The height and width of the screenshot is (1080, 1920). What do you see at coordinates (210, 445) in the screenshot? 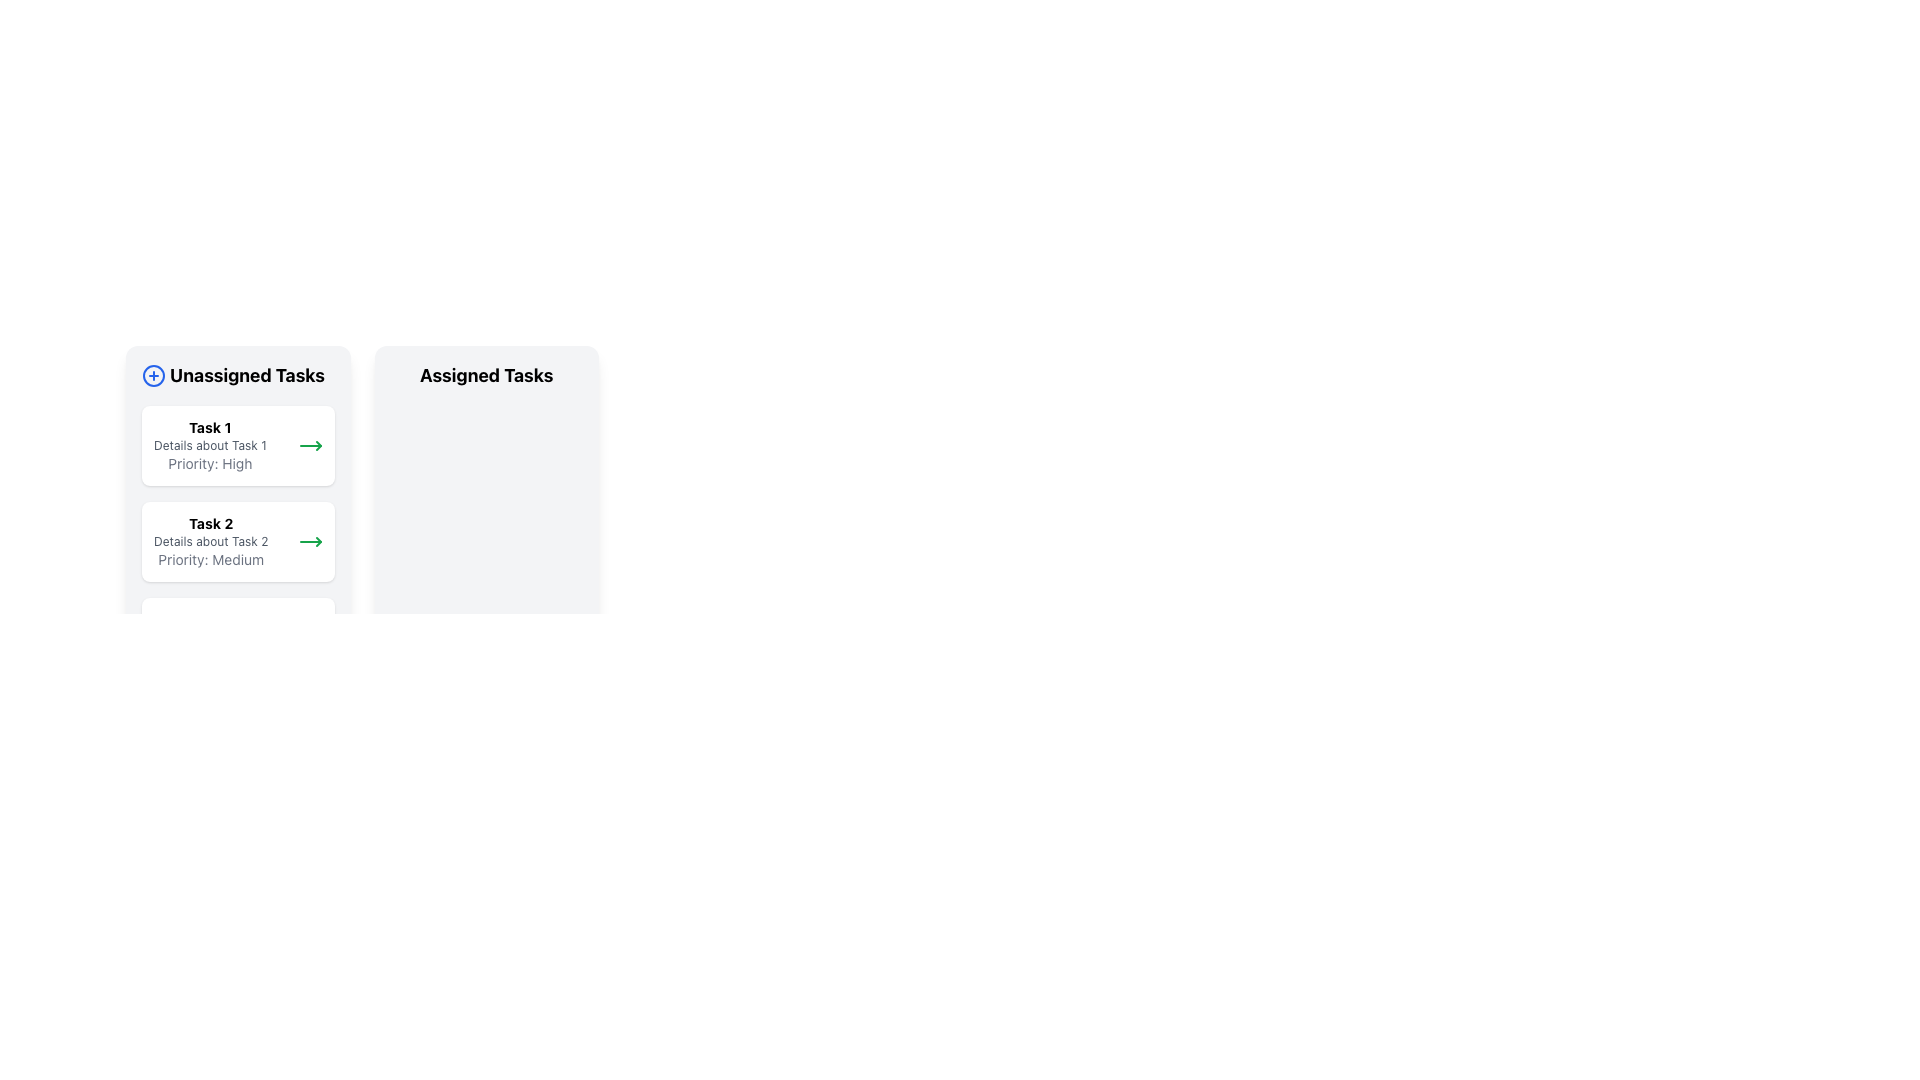
I see `information displayed in the text block showing 'Task 1', 'Details about Task 1', and 'Priority: High' located under the 'Unassigned Tasks' section` at bounding box center [210, 445].